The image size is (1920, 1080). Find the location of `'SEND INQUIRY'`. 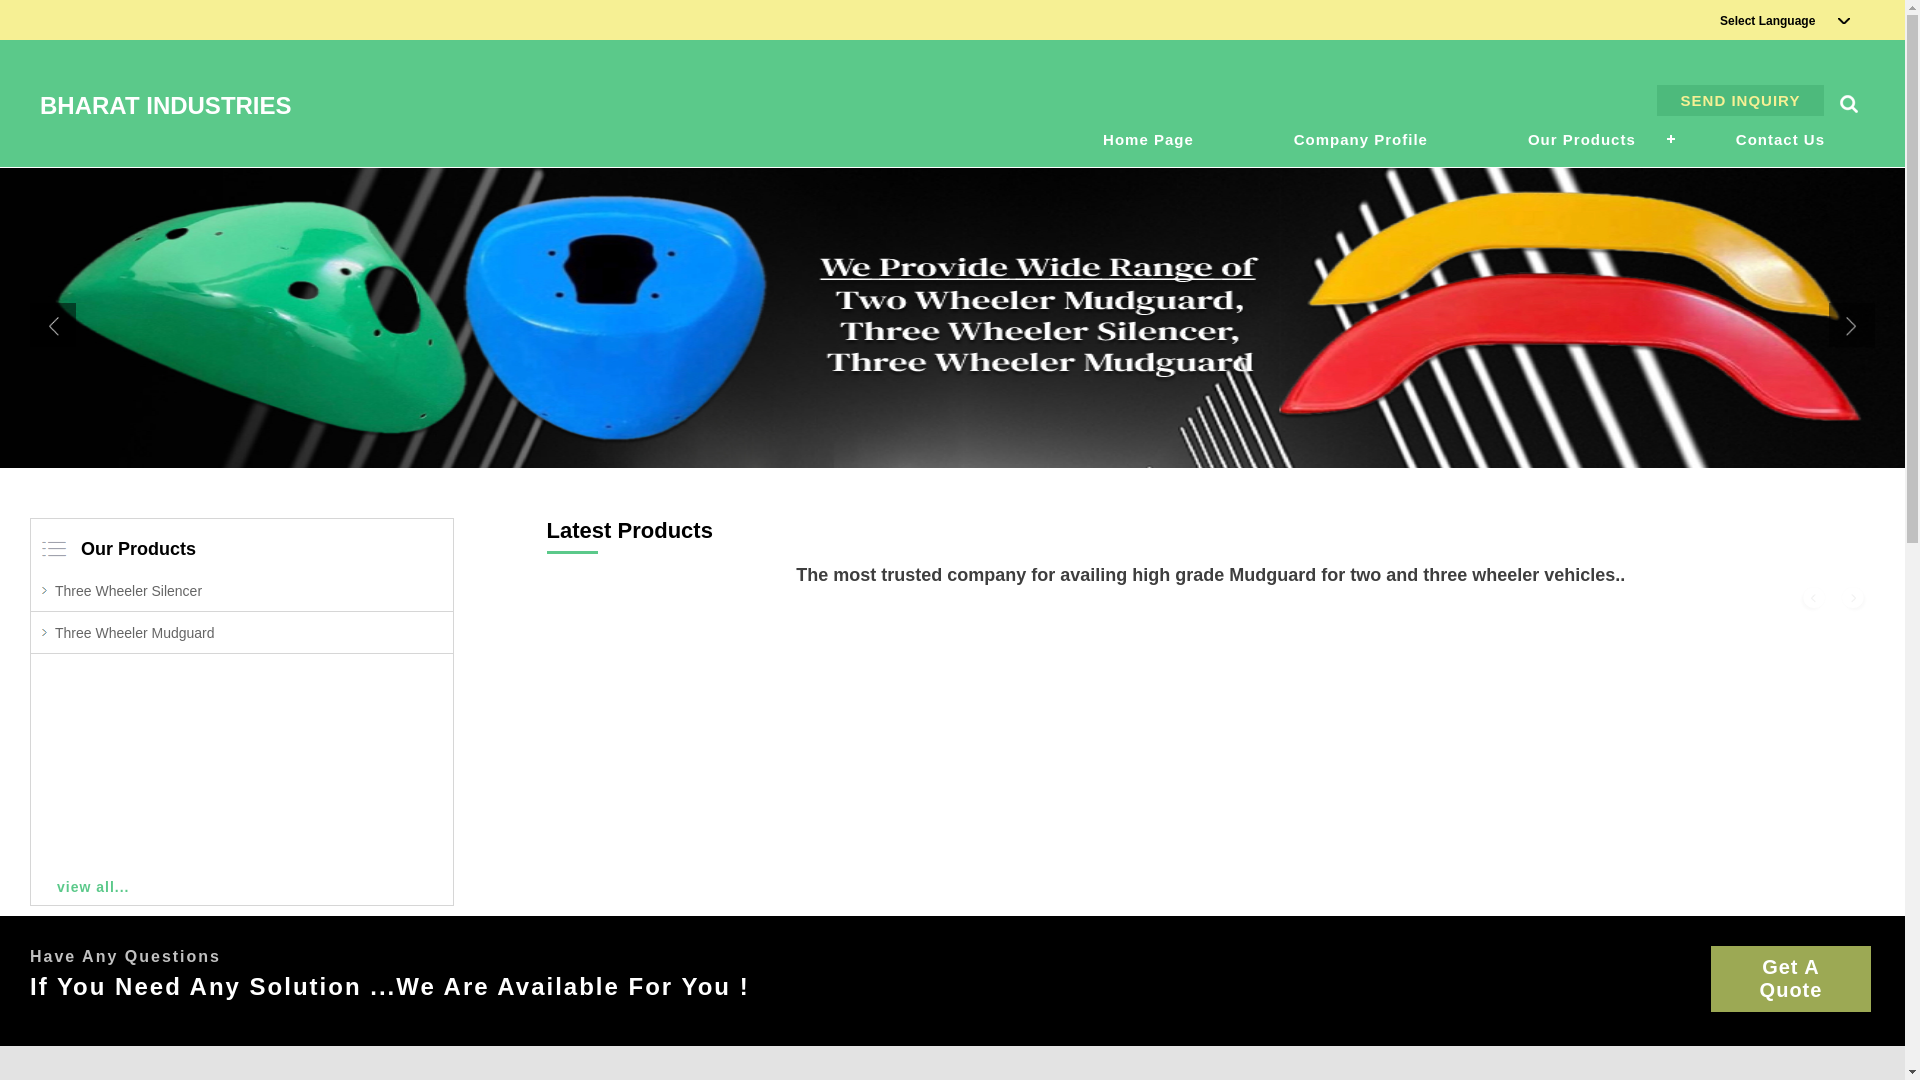

'SEND INQUIRY' is located at coordinates (1739, 100).